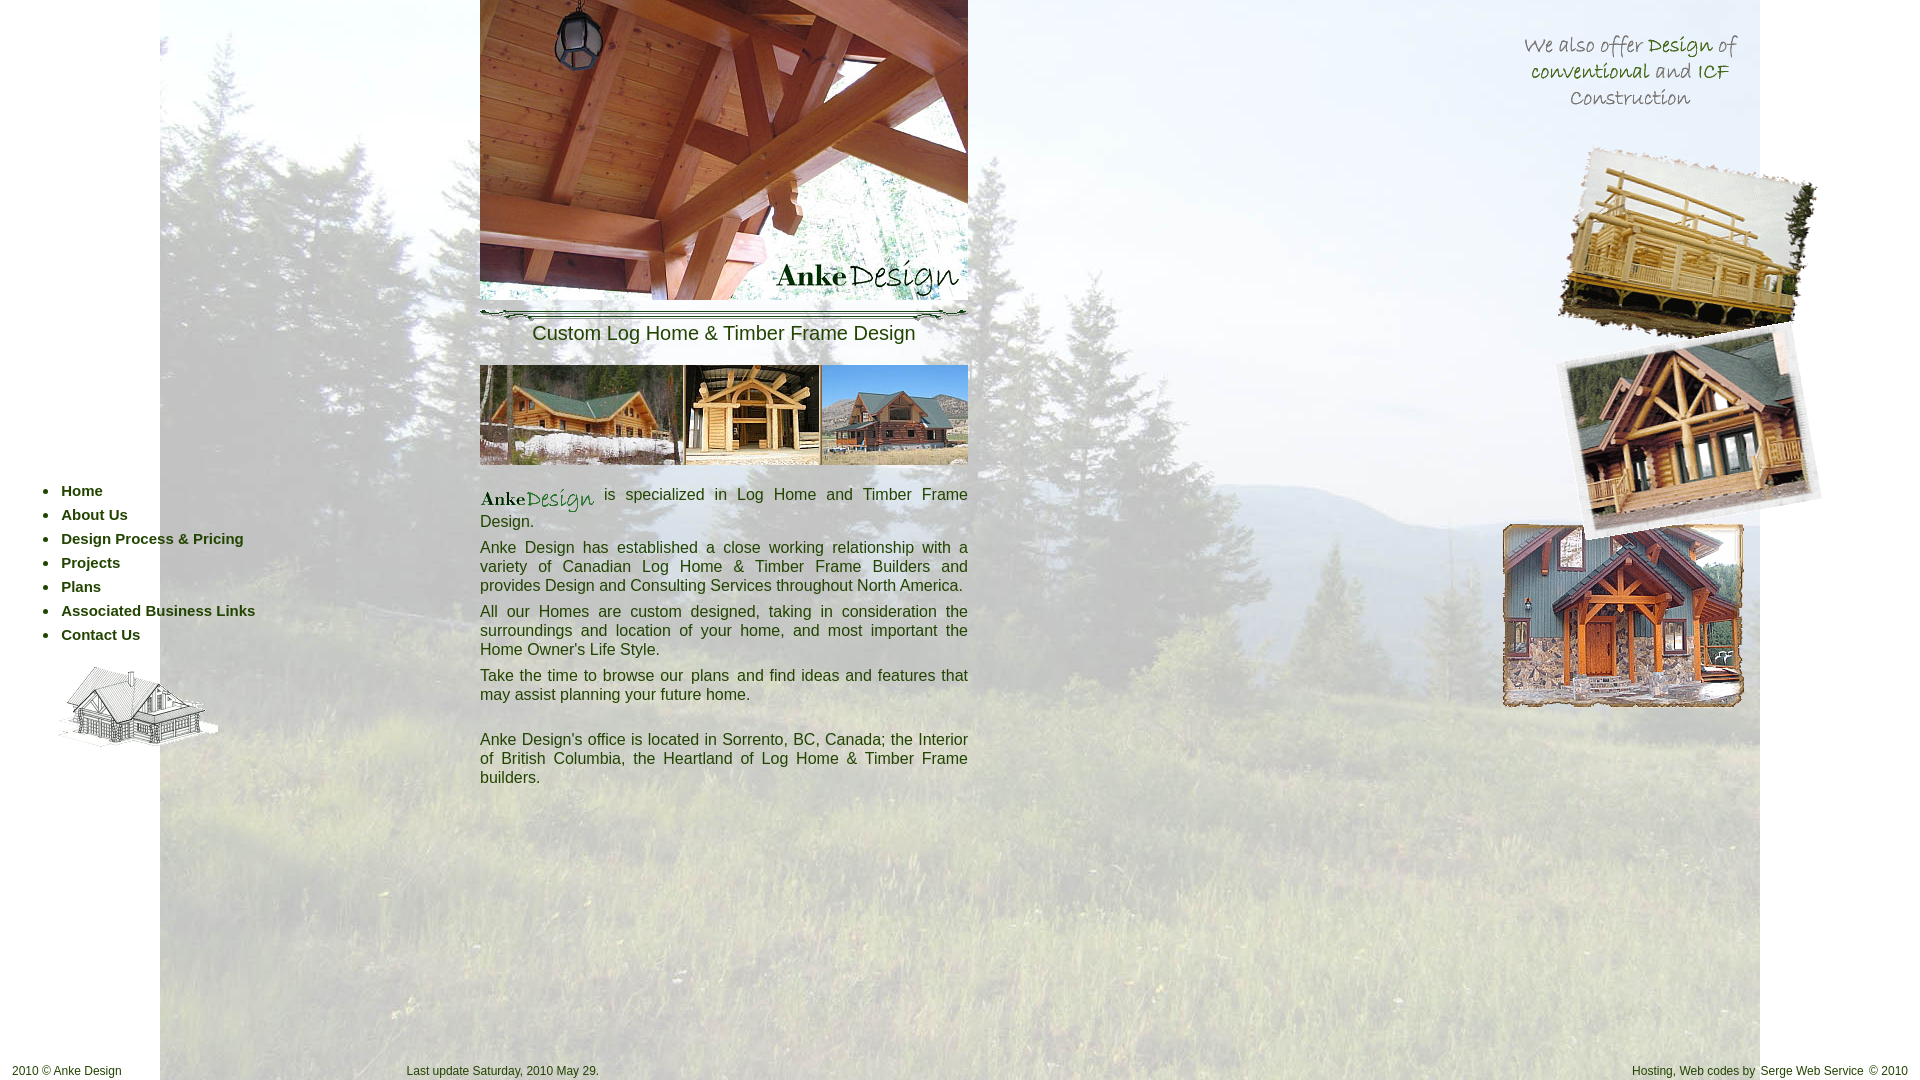 The image size is (1920, 1080). I want to click on 'Plans', so click(80, 585).